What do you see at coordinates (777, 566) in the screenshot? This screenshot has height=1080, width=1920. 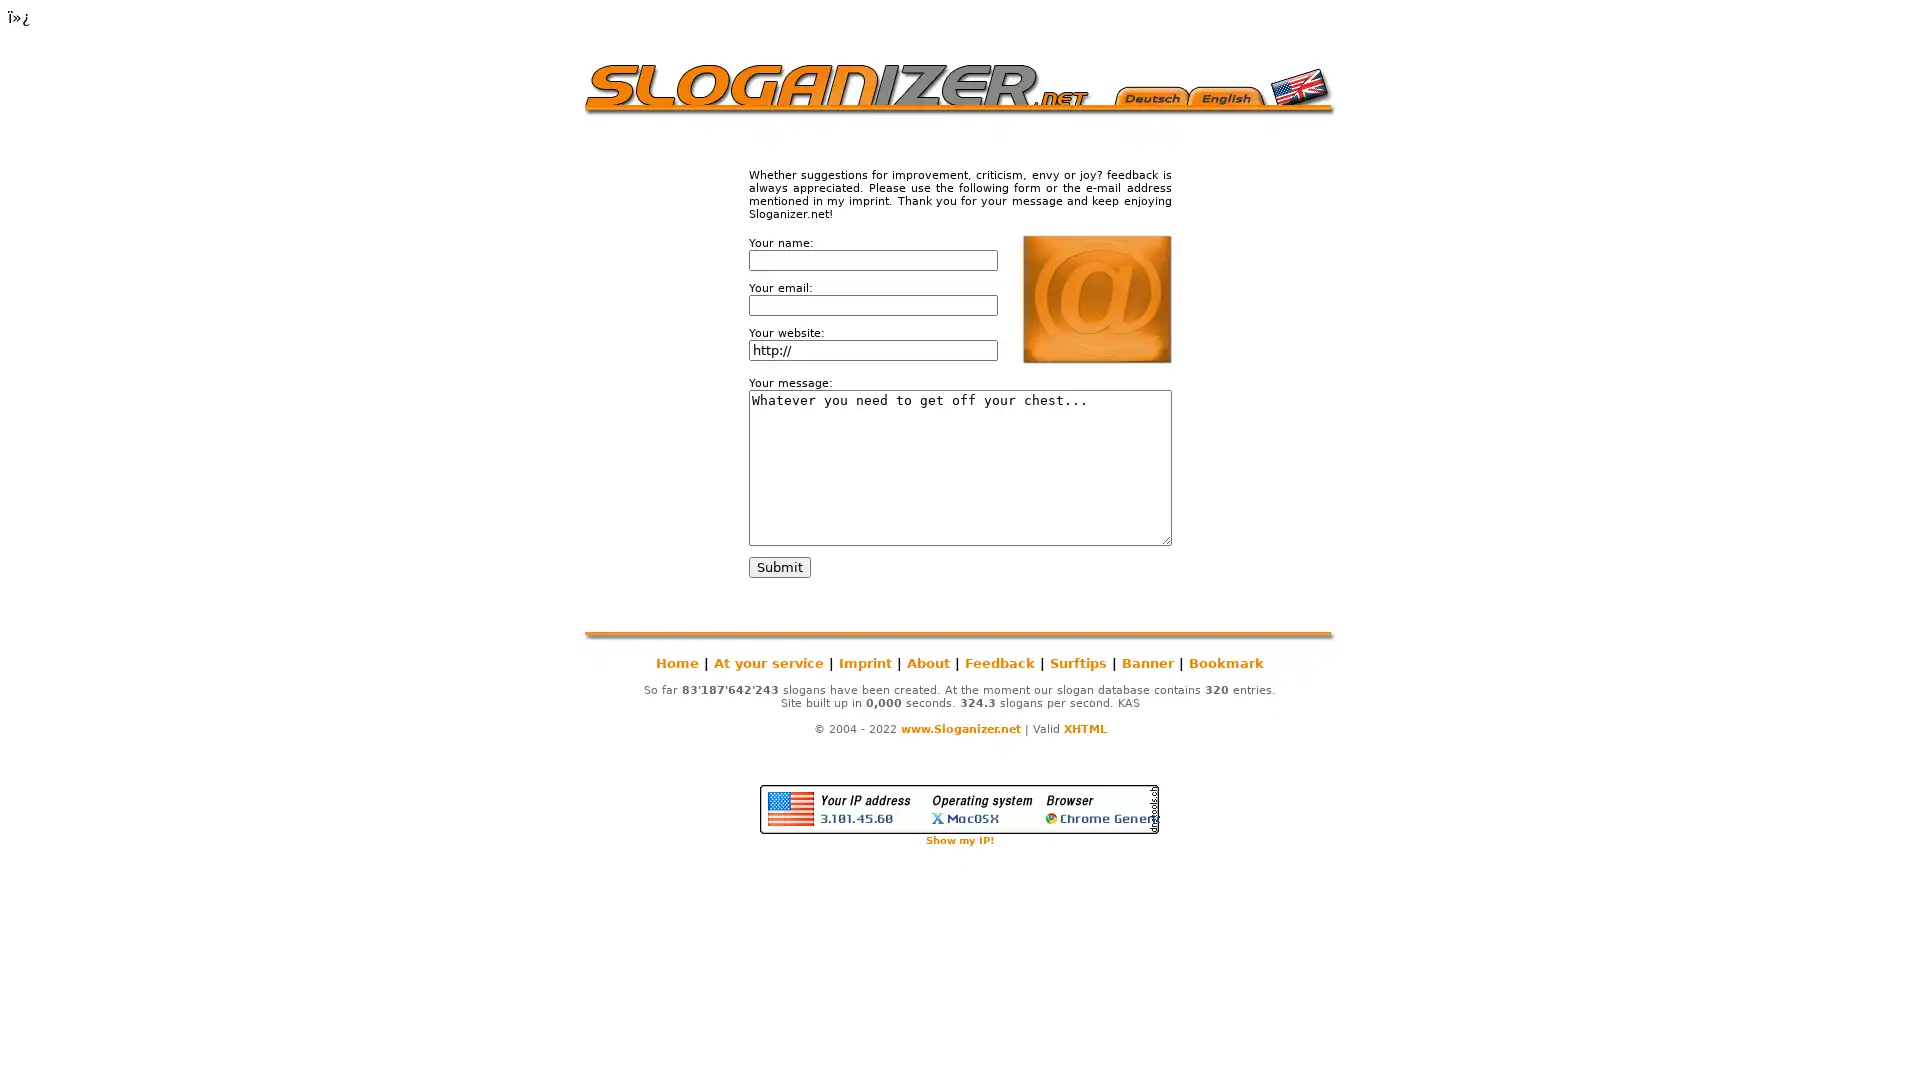 I see `Submit` at bounding box center [777, 566].